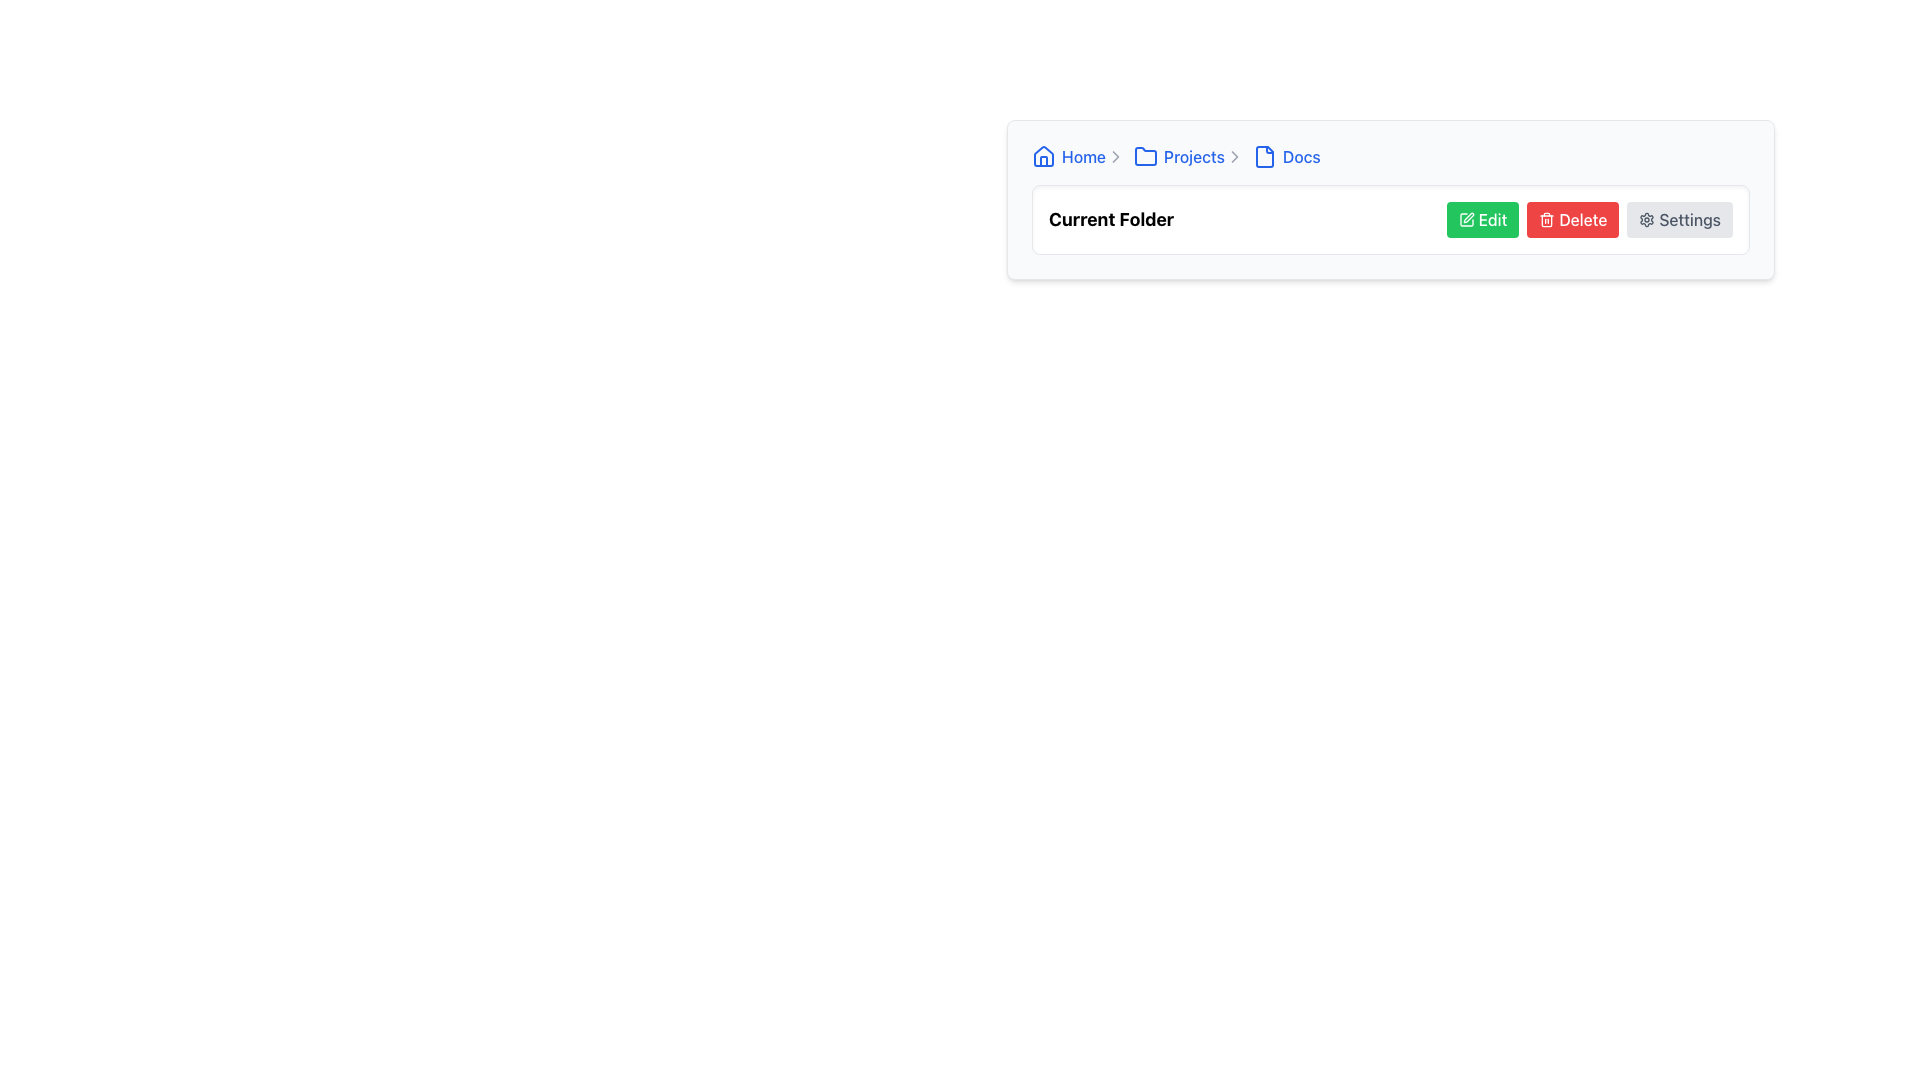  What do you see at coordinates (1263, 156) in the screenshot?
I see `the small blue file icon located next to the 'Docs' text in the breadcrumb navigation bar` at bounding box center [1263, 156].